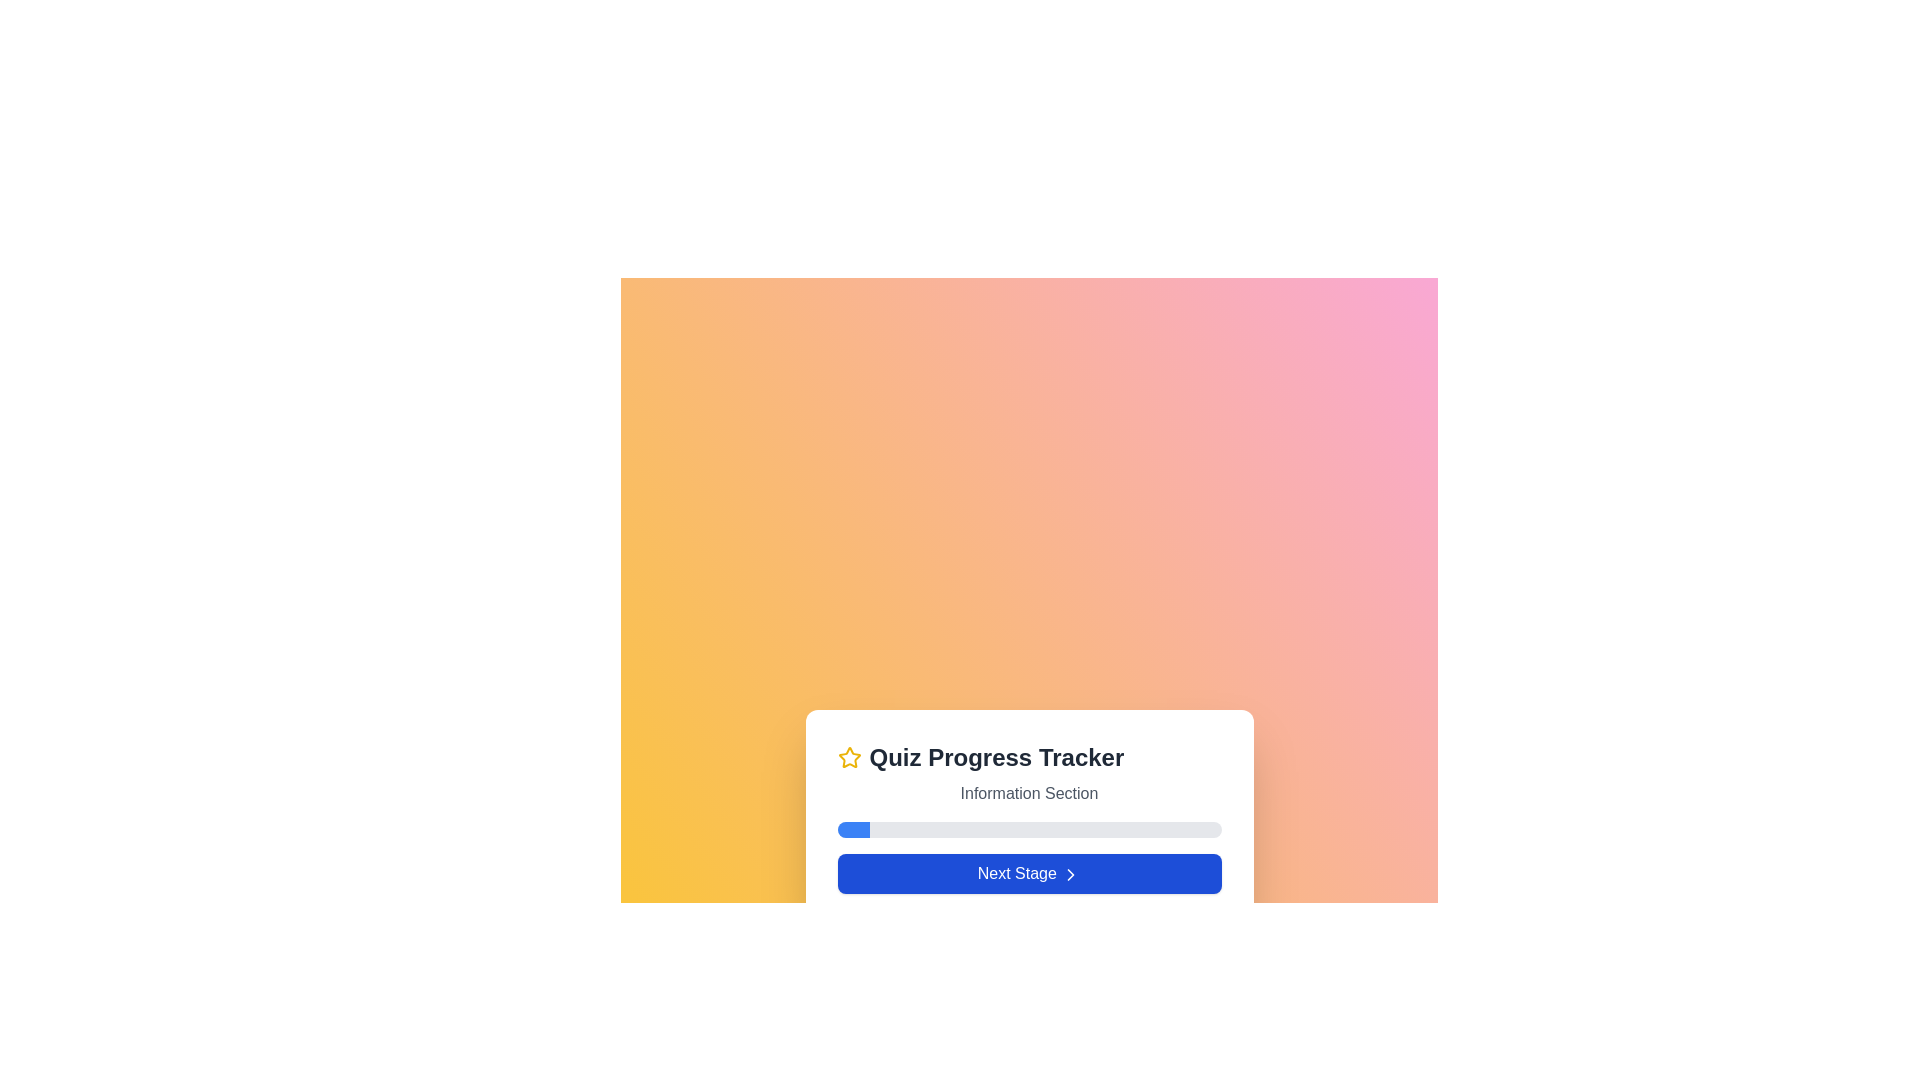 The width and height of the screenshot is (1920, 1080). I want to click on the decorative star icon located to the left of the 'Quiz Progress Tracker' and 'Information Section' headings, so click(849, 757).